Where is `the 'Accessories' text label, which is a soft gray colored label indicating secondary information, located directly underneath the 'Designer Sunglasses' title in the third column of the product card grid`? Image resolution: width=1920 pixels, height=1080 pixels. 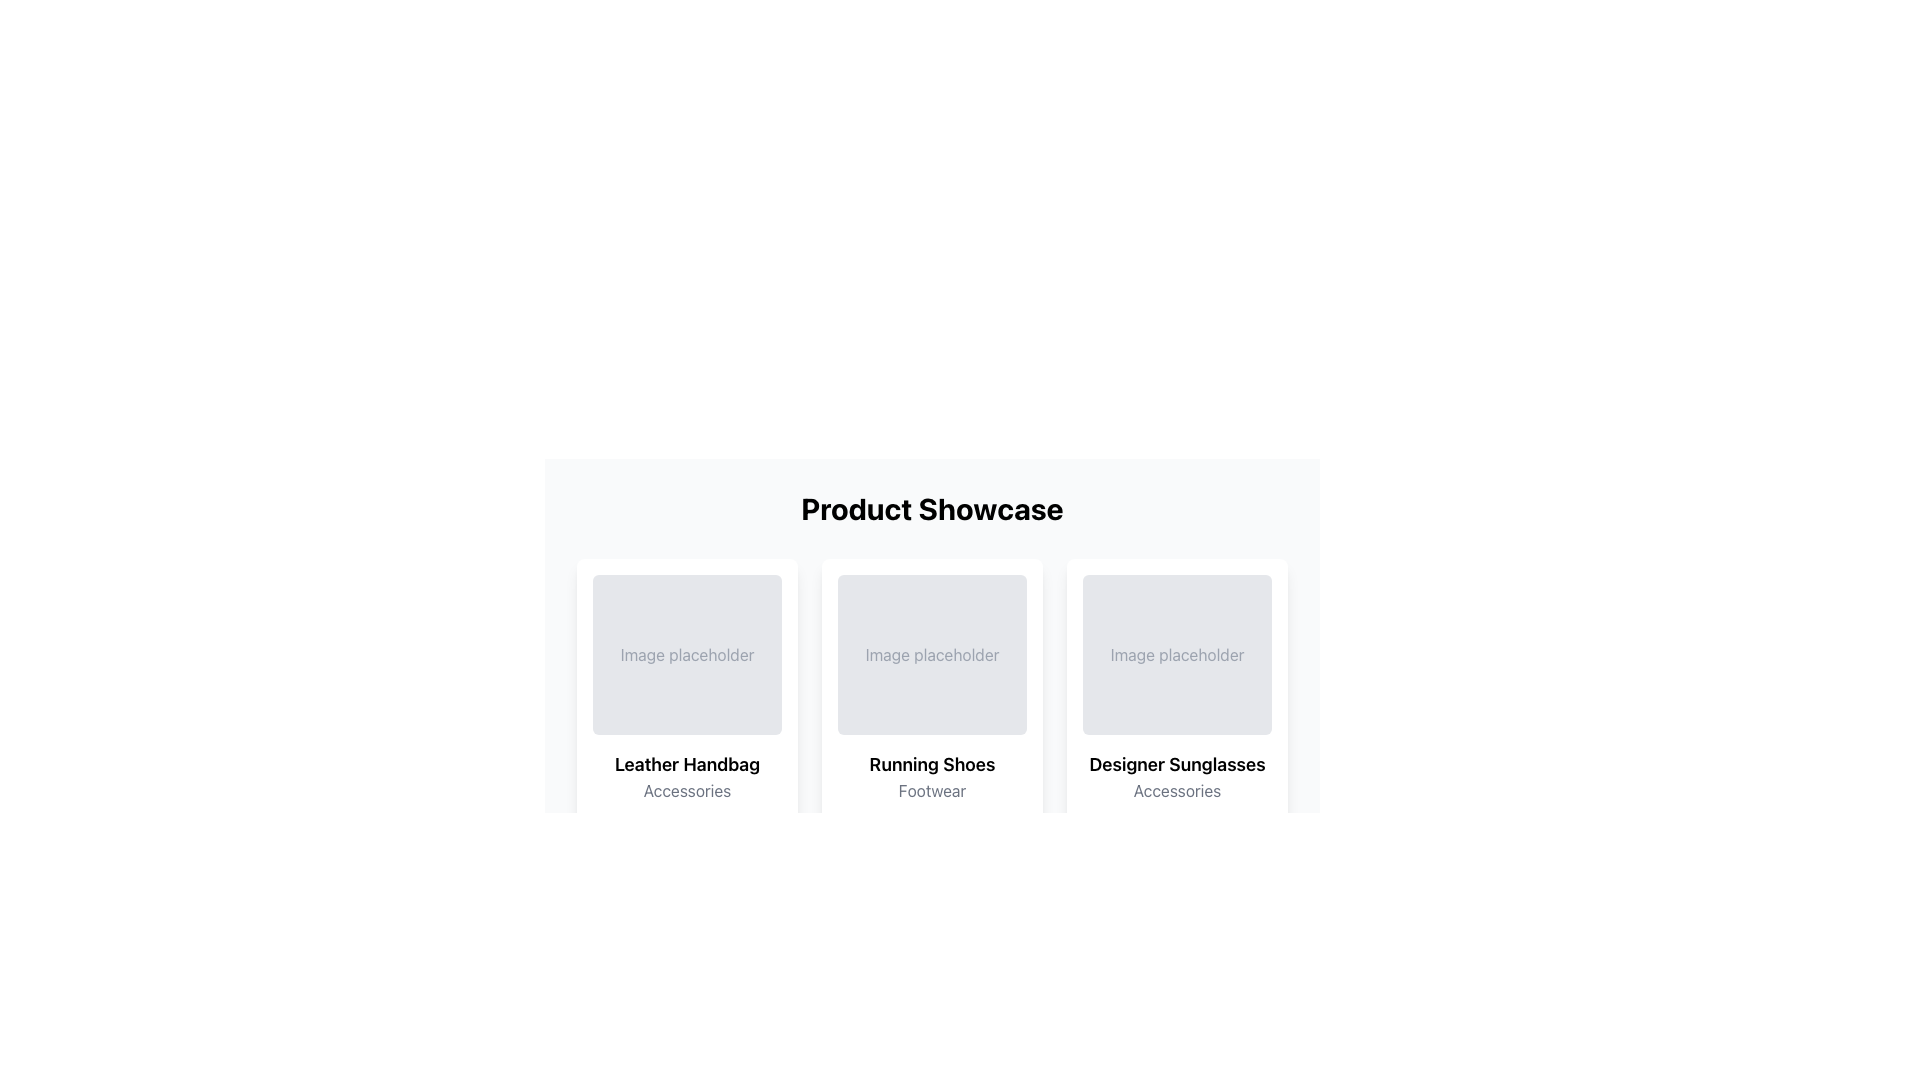 the 'Accessories' text label, which is a soft gray colored label indicating secondary information, located directly underneath the 'Designer Sunglasses' title in the third column of the product card grid is located at coordinates (1177, 789).